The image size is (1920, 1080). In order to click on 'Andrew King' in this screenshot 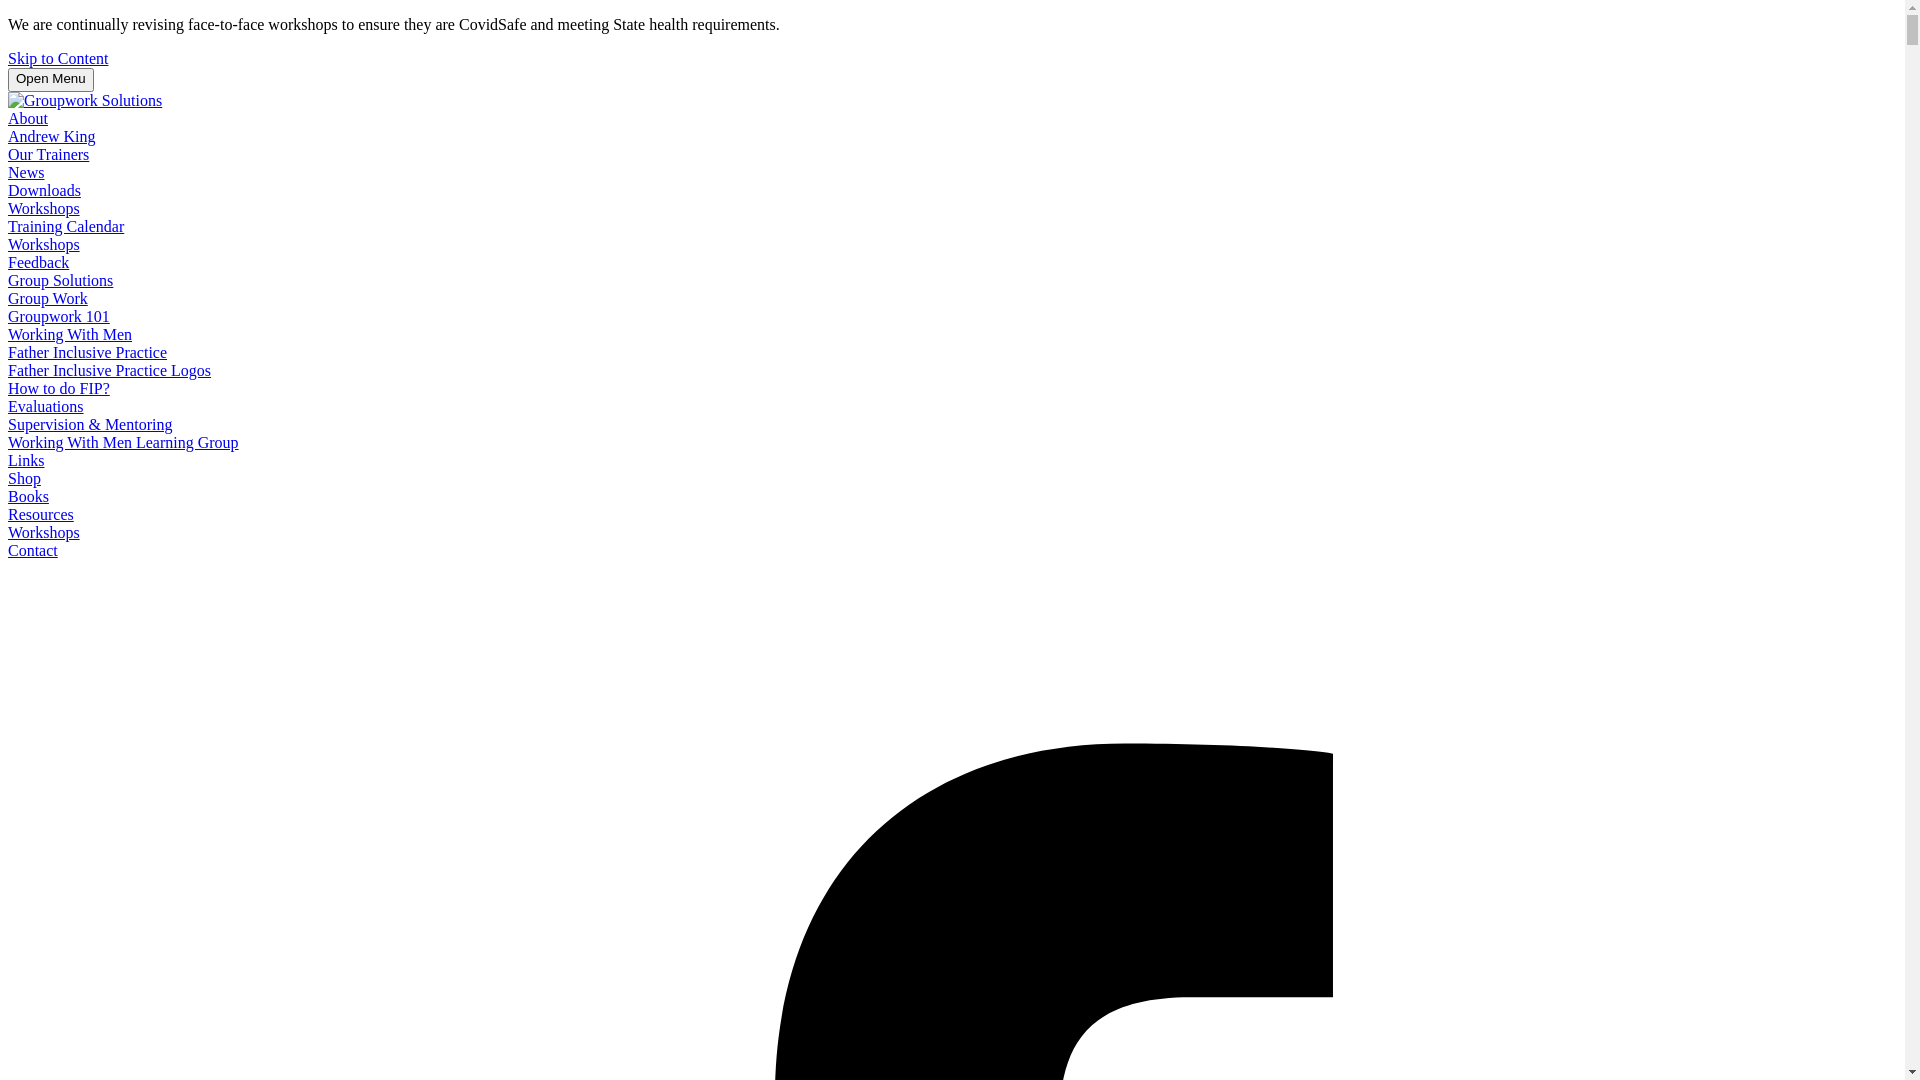, I will do `click(52, 135)`.